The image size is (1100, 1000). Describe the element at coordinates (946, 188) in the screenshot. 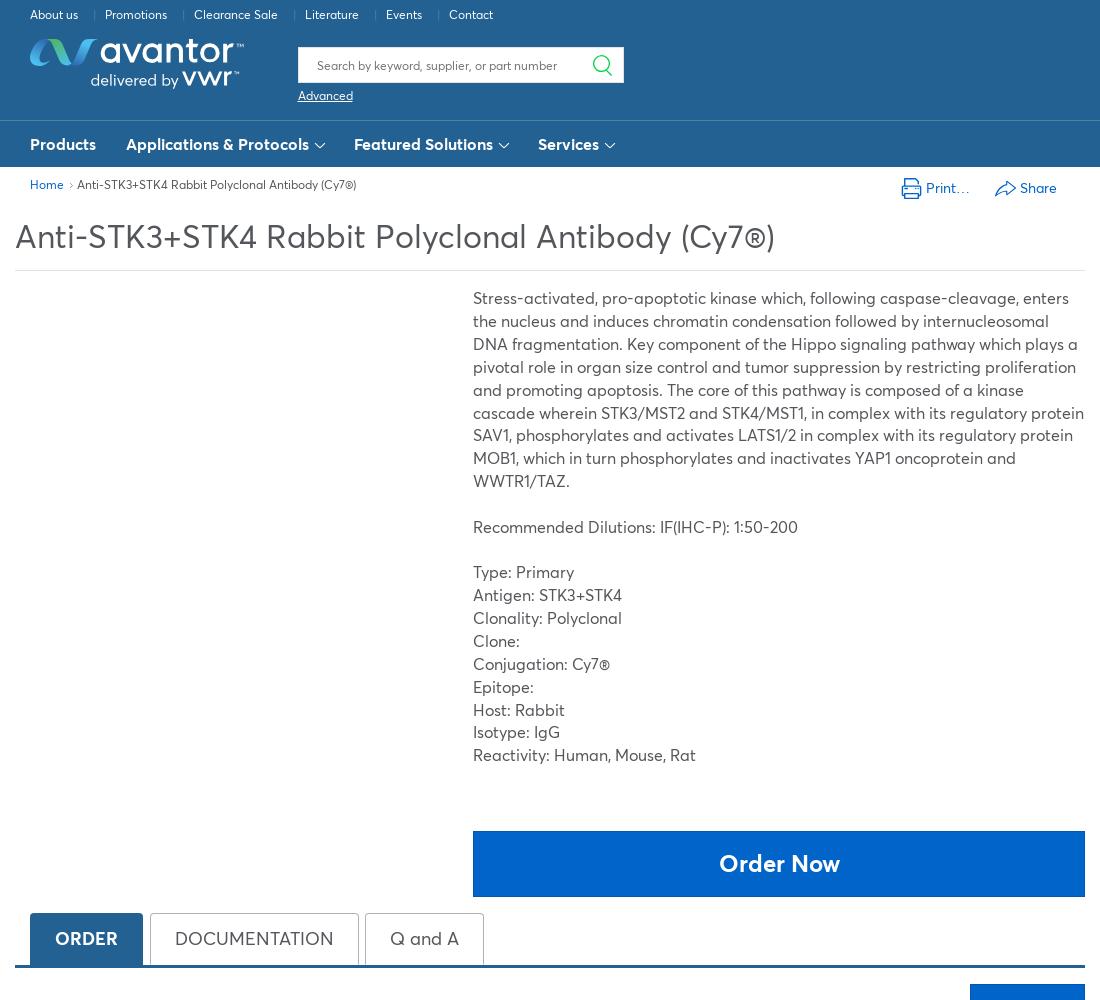

I see `'Print…'` at that location.